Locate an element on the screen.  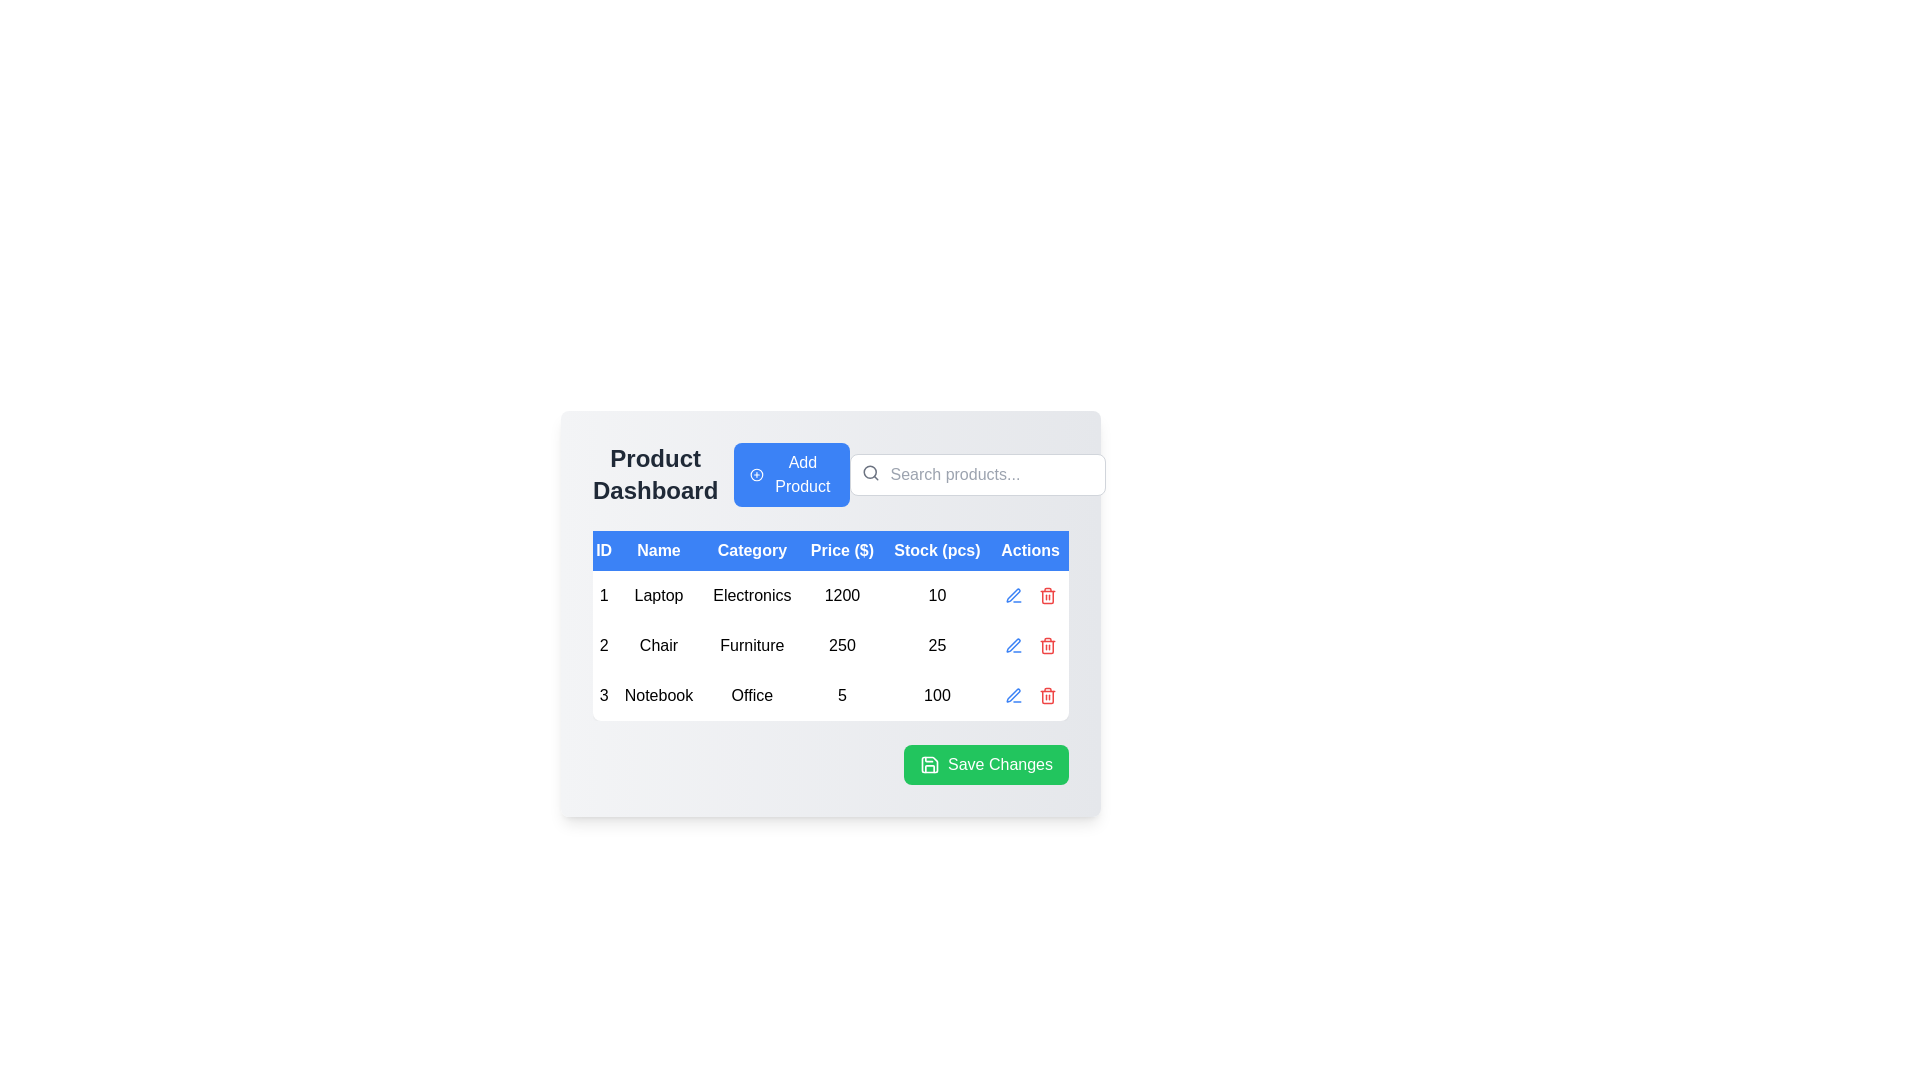
the 'Name' column header in the table is located at coordinates (658, 551).